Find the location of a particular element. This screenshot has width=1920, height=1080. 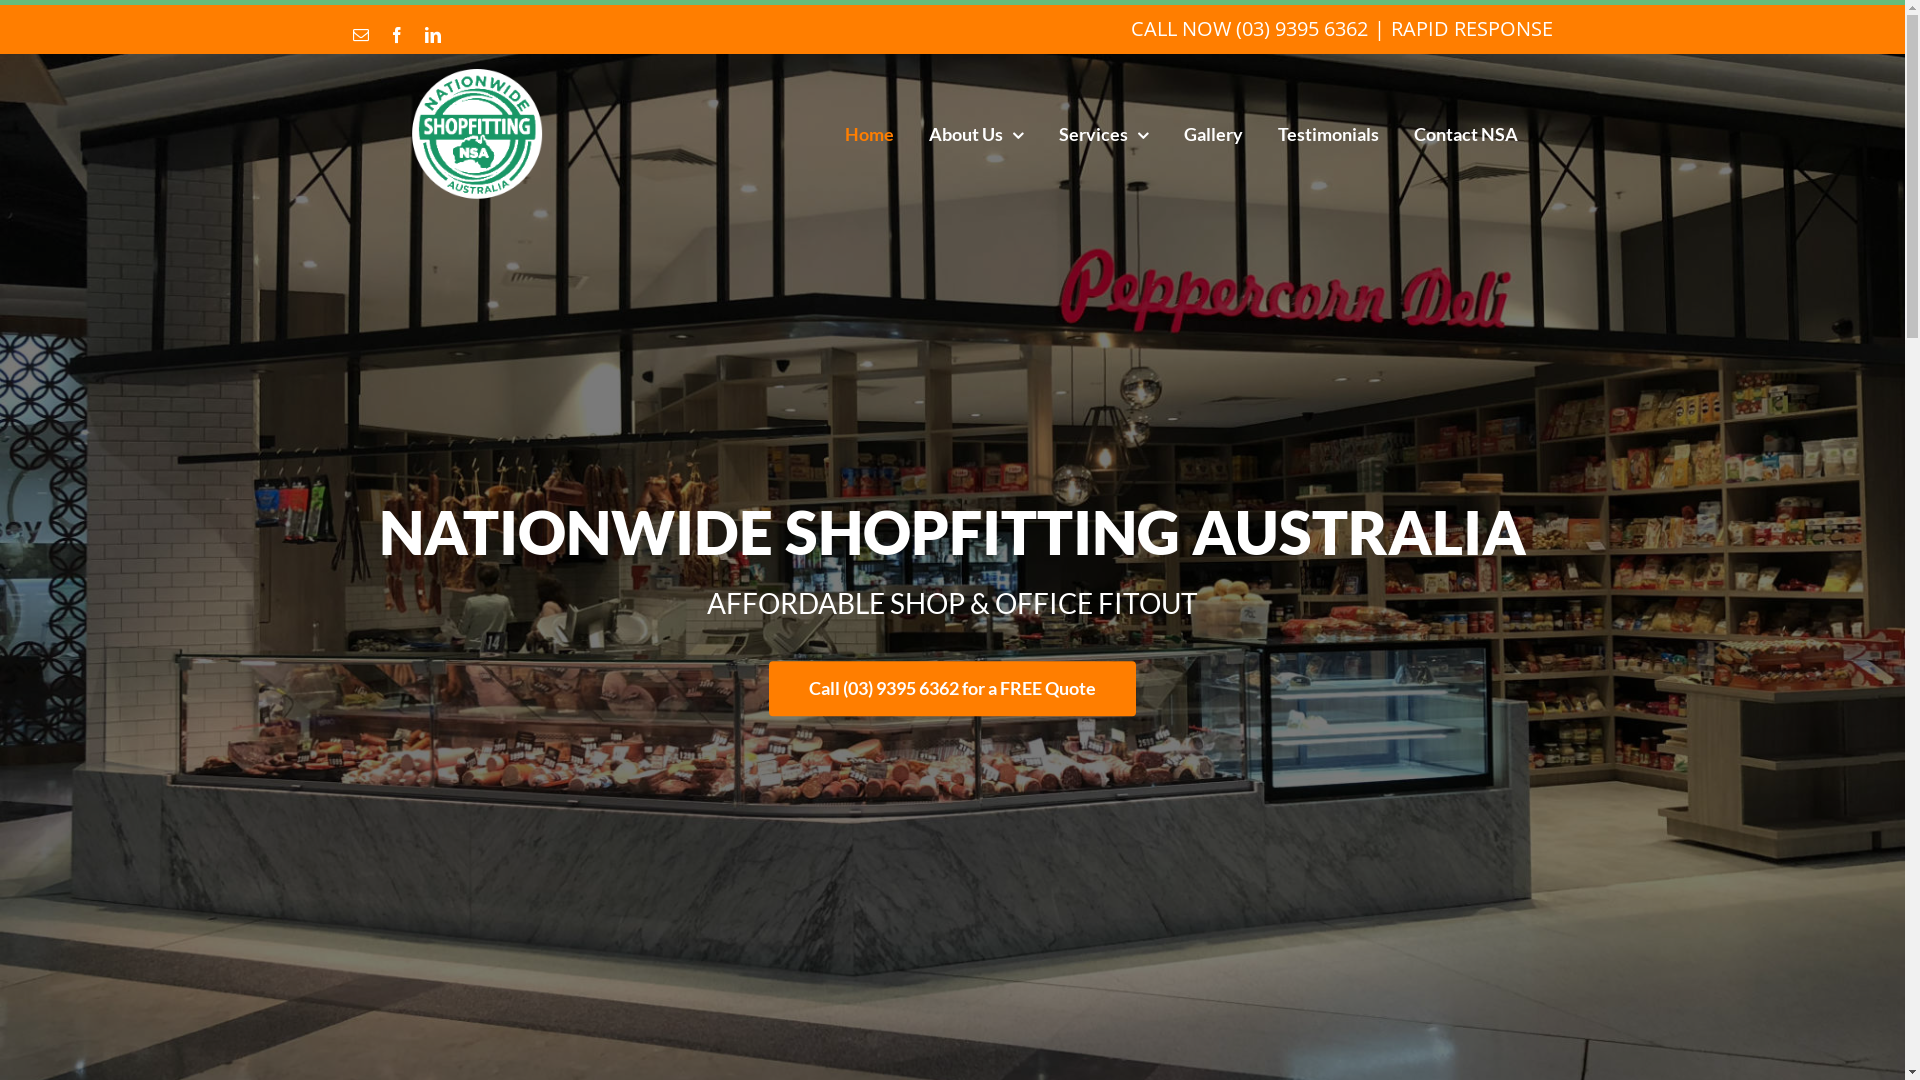

'(03) 9395 6362' is located at coordinates (1301, 28).